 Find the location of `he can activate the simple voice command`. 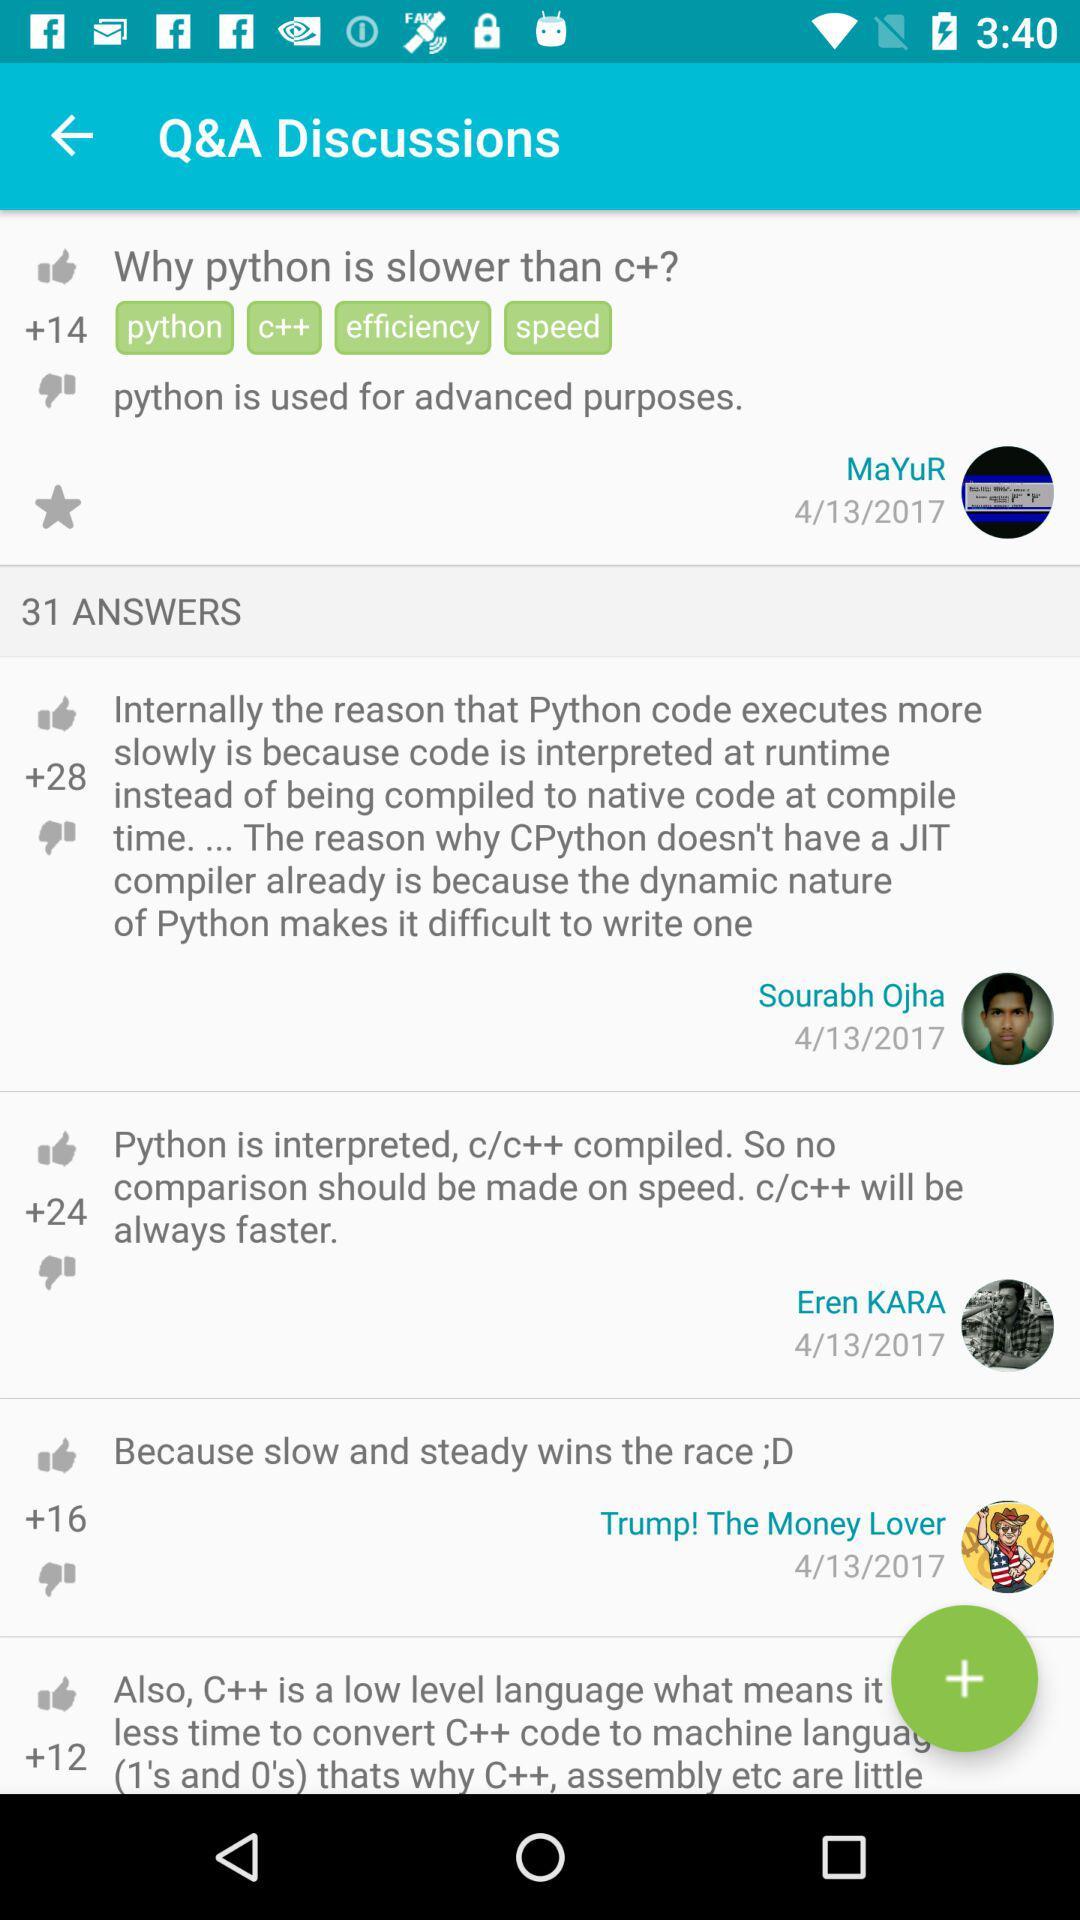

he can activate the simple voice command is located at coordinates (55, 265).